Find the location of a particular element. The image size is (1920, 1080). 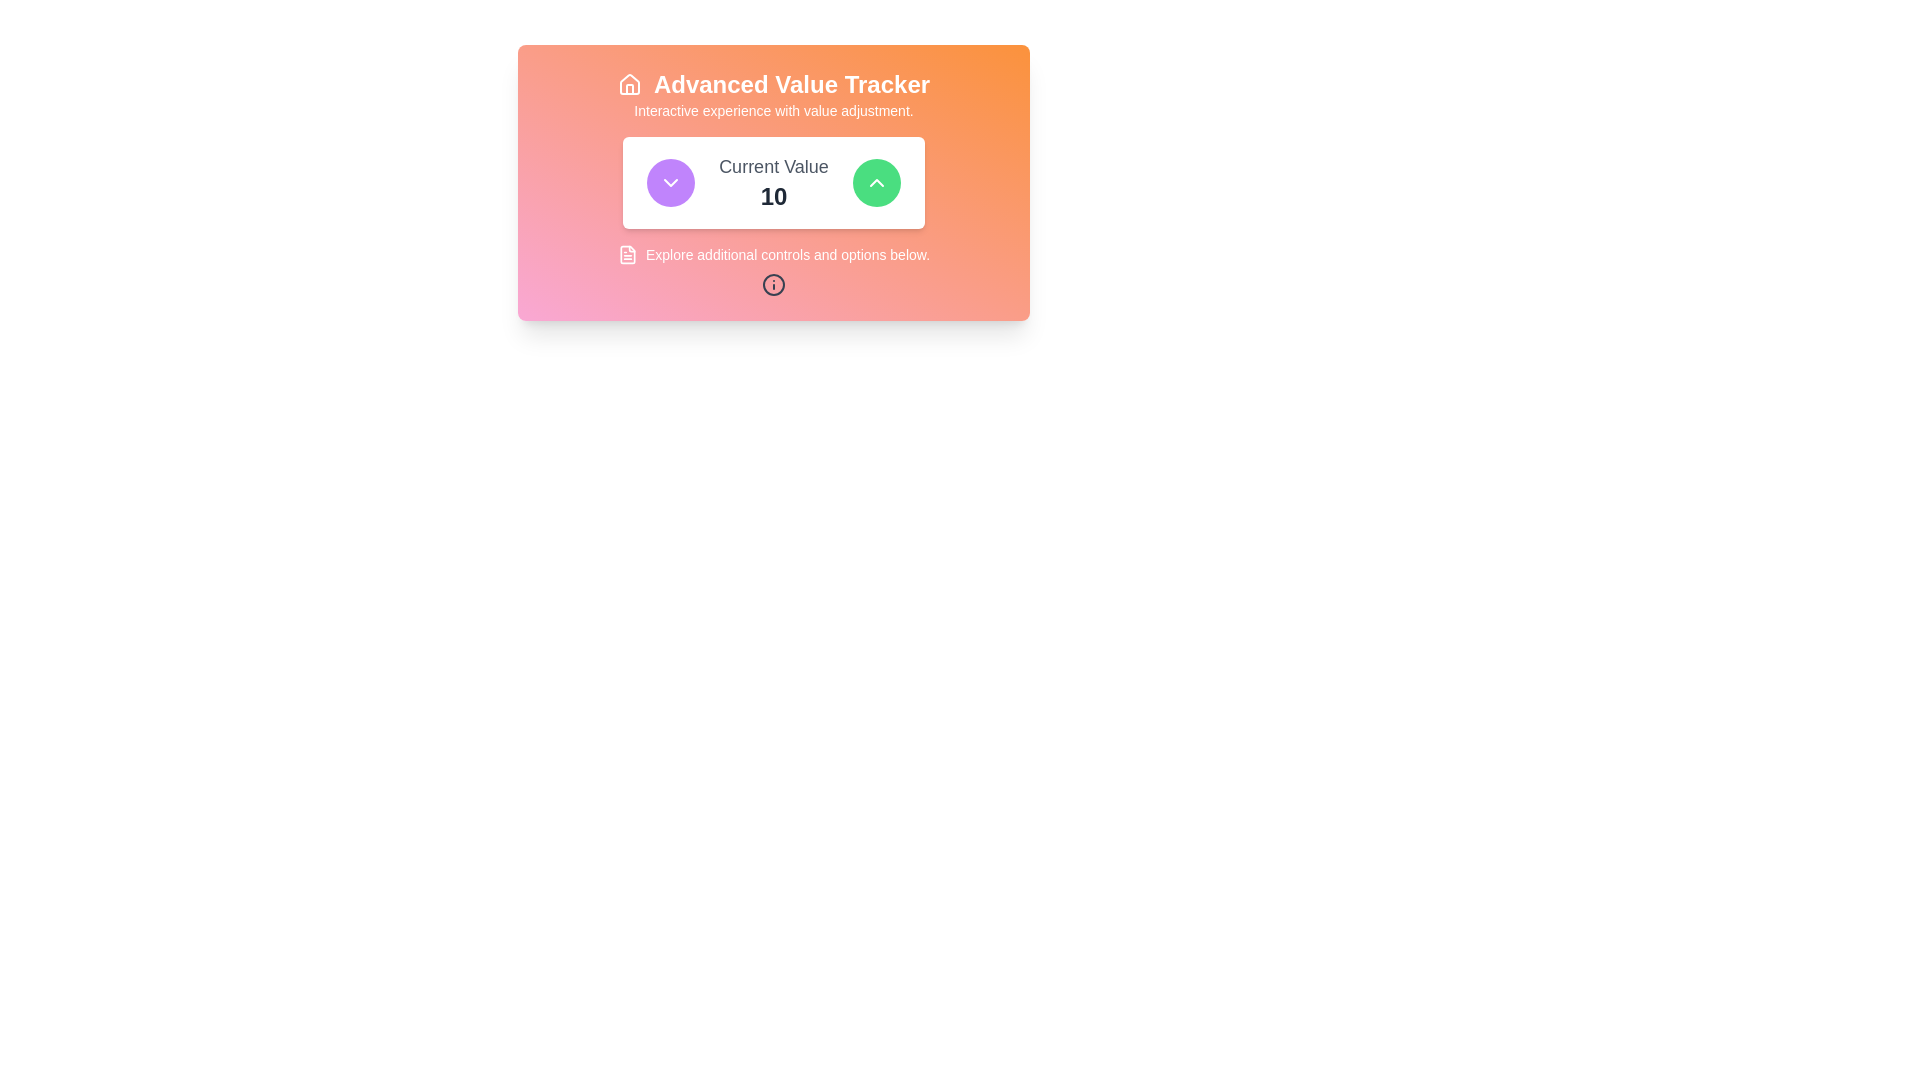

the decorative icon located to the left of the 'Explore additional controls and options below.' text in the footer is located at coordinates (627, 253).